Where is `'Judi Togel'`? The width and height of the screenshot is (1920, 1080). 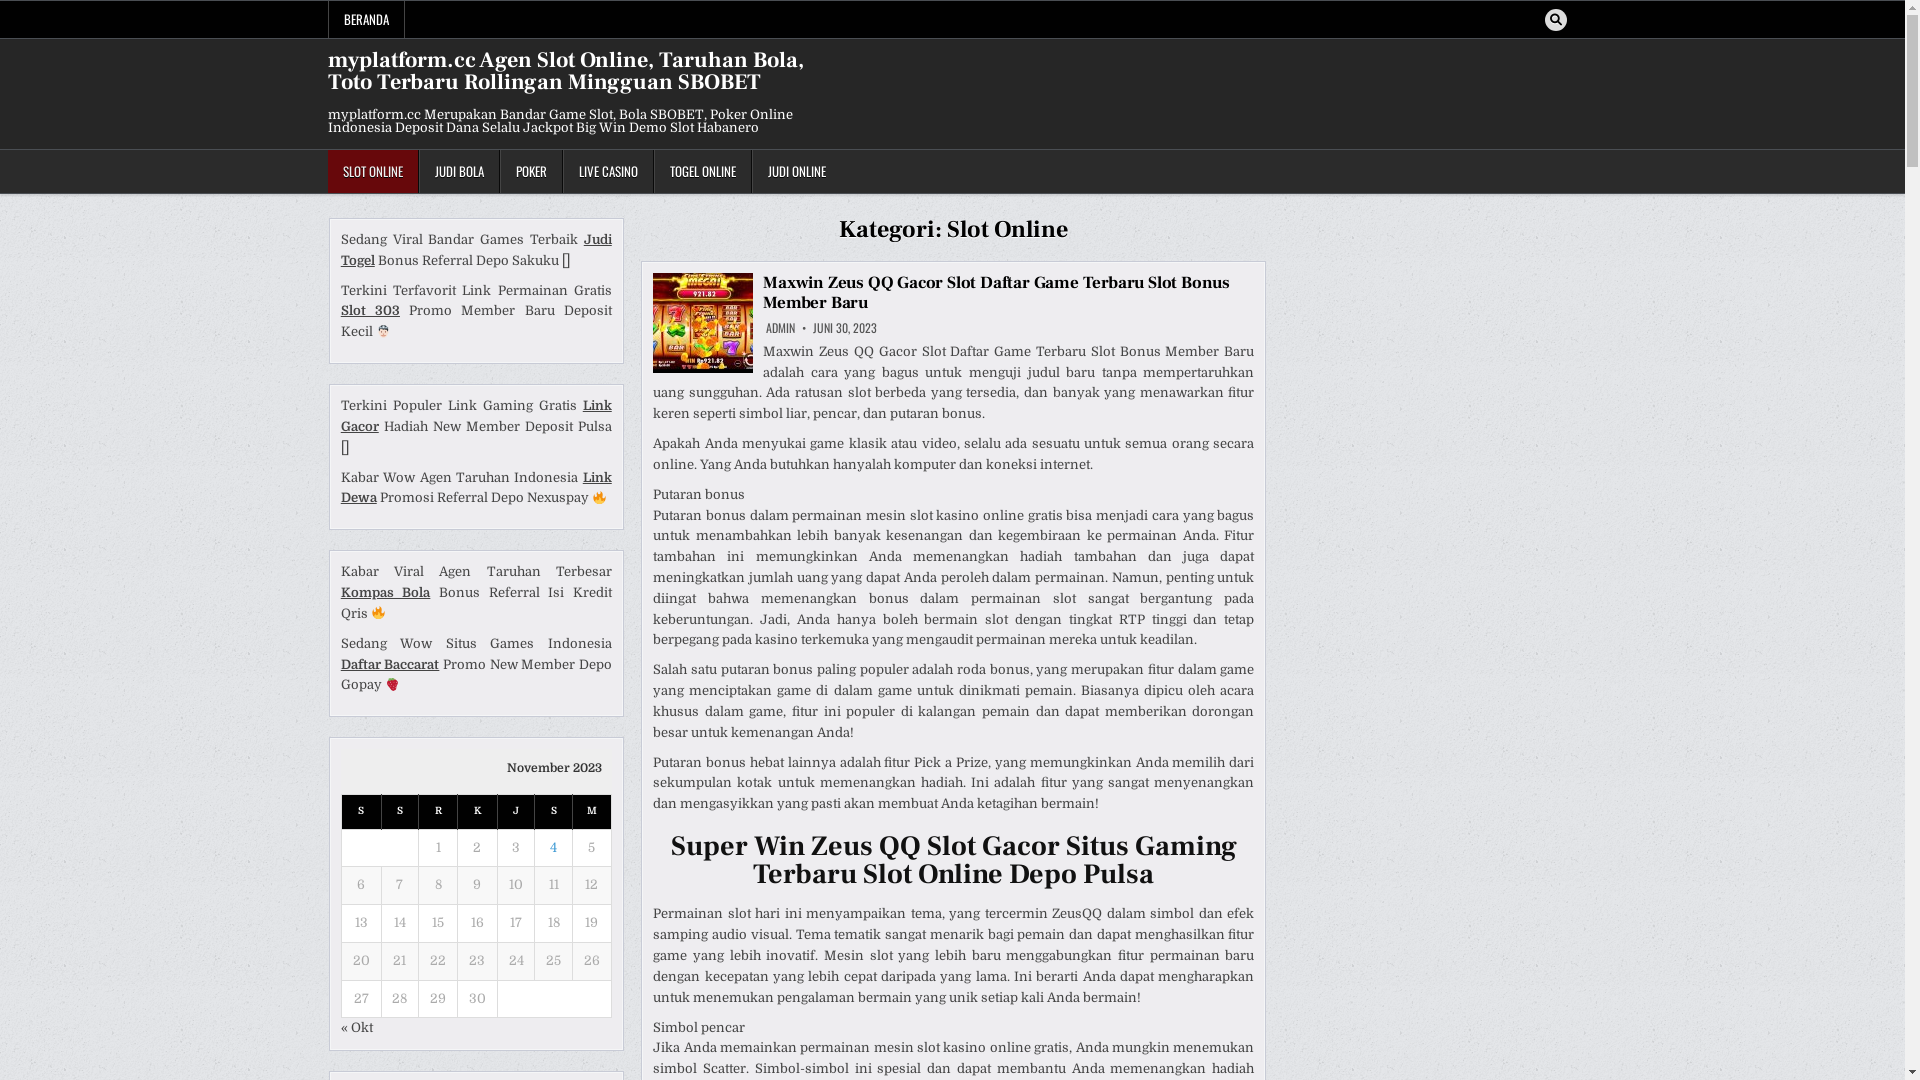
'Judi Togel' is located at coordinates (475, 249).